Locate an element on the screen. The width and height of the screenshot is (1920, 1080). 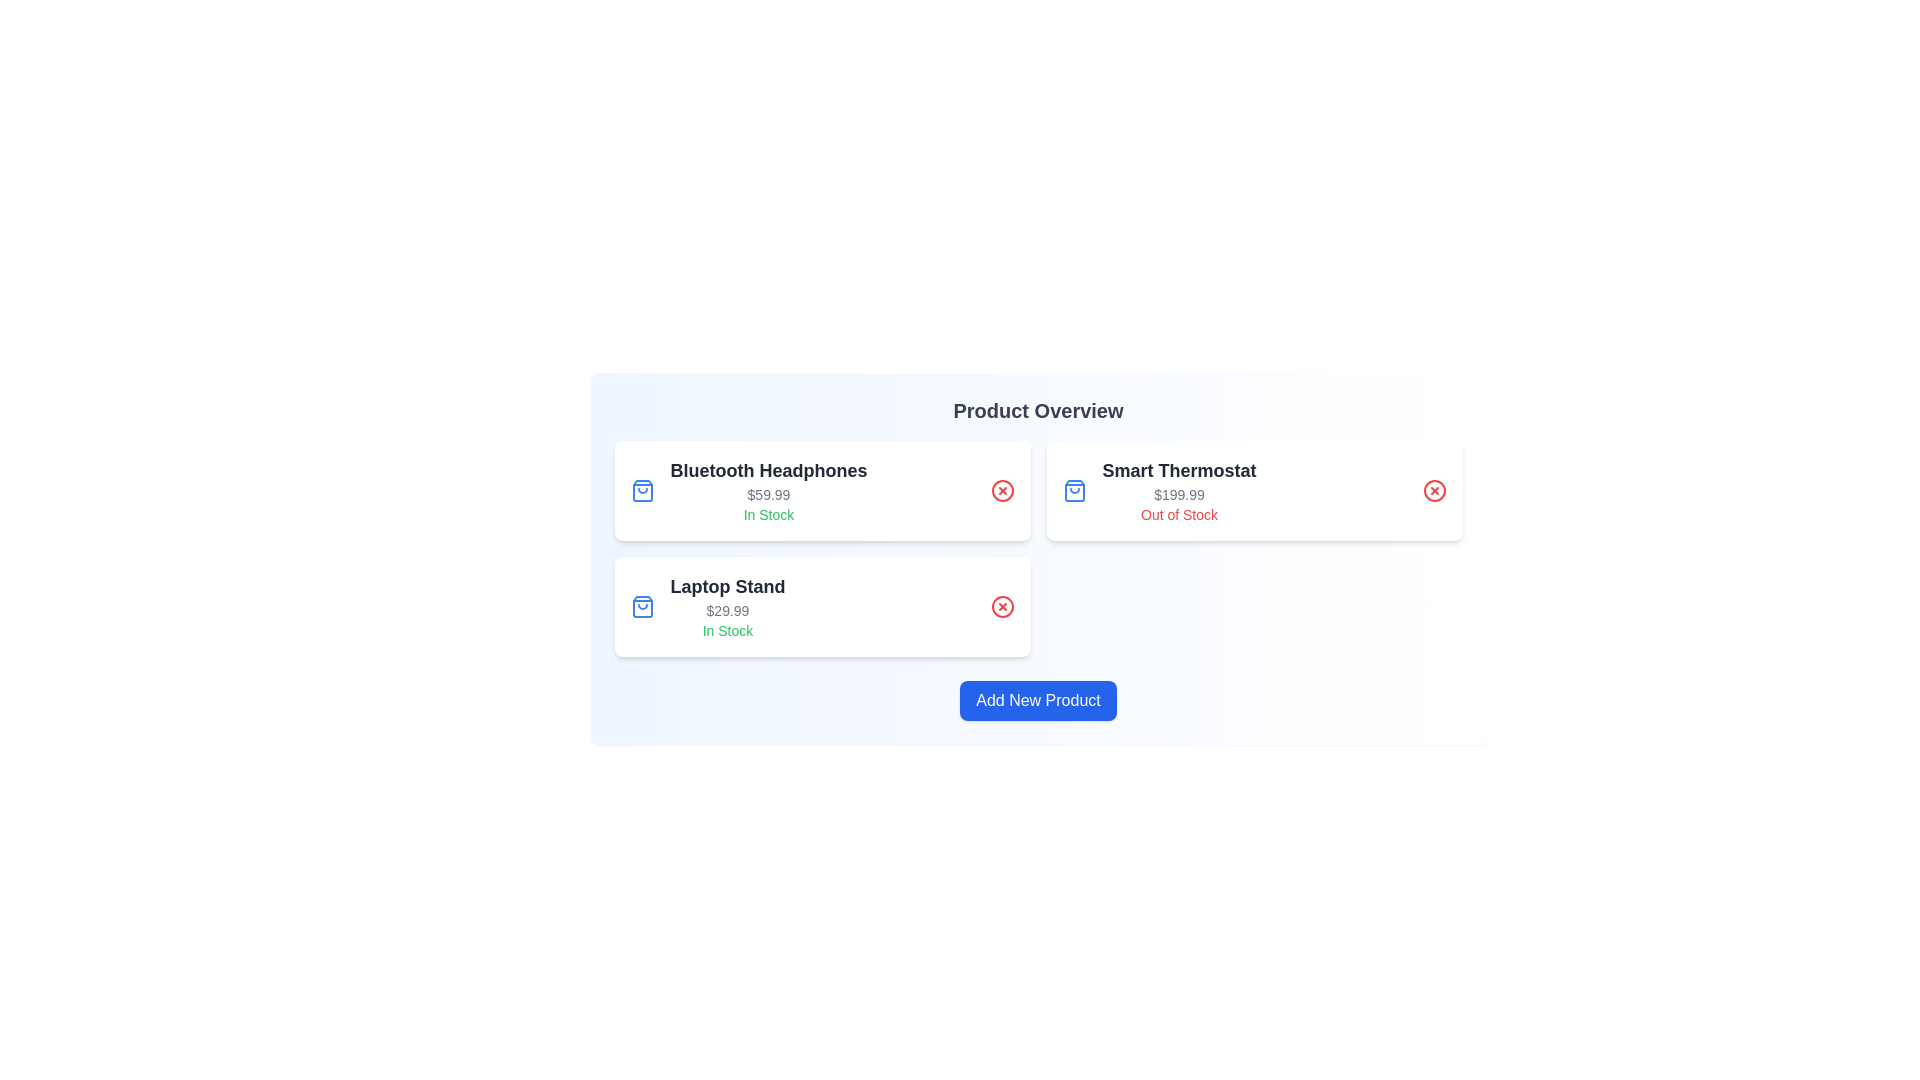
remove button for the product identified by Bluetooth Headphones is located at coordinates (1002, 490).